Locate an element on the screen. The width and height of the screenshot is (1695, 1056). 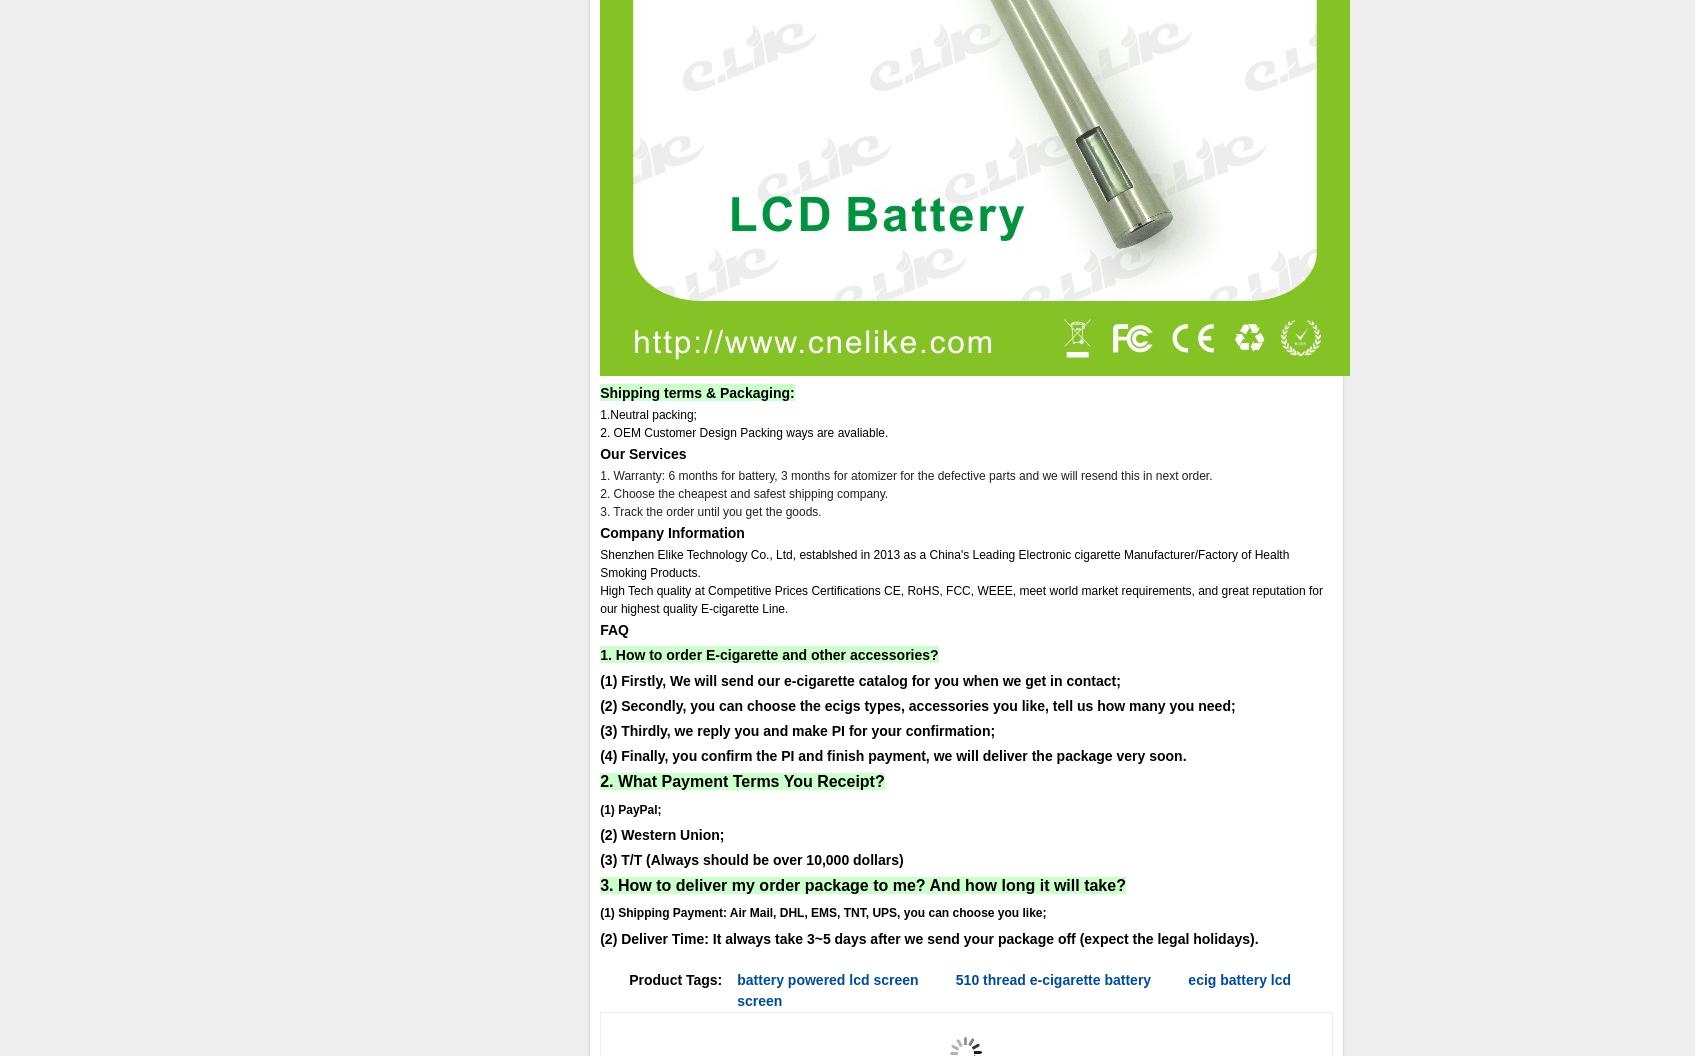
'Our Services' is located at coordinates (642, 453).